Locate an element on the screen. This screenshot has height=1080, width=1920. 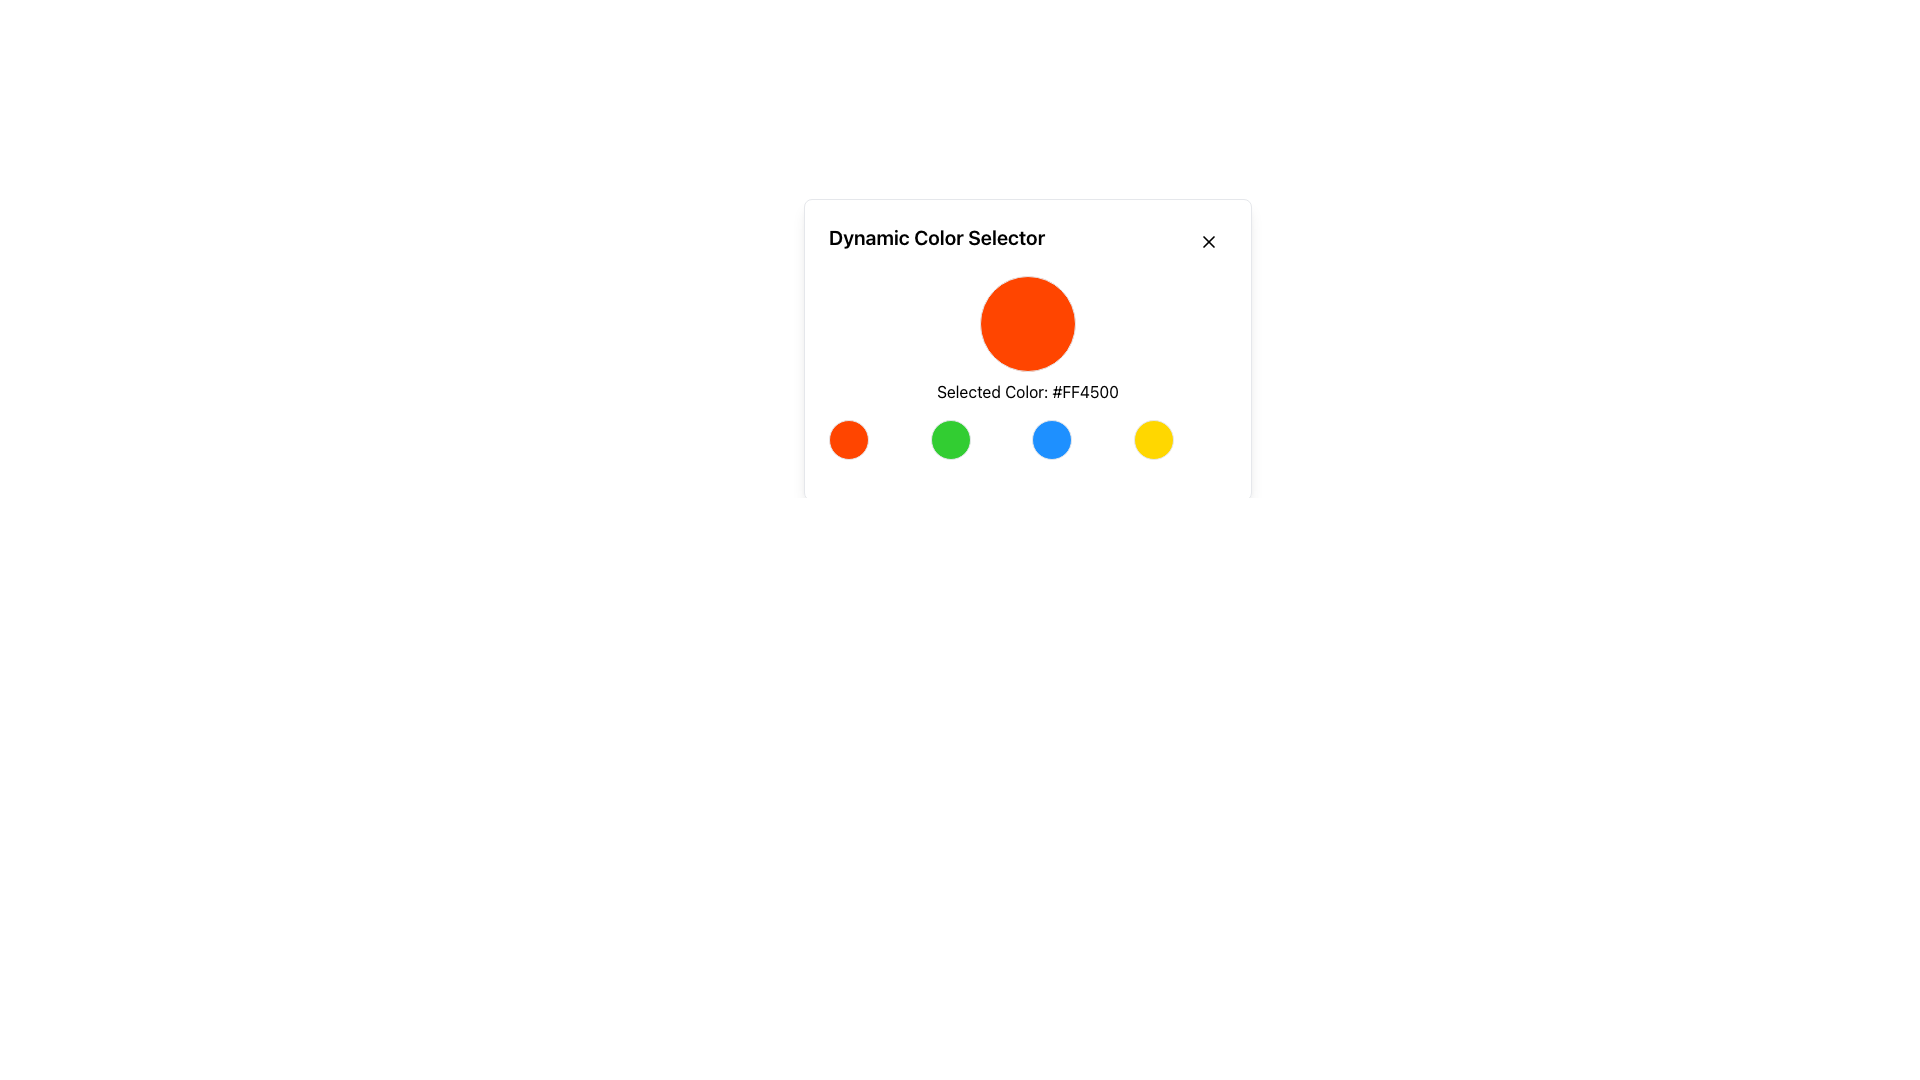
the text label that displays the currently selected color name and hexadecimal code, positioned below a large orange circular element and above a row of four smaller colored circles is located at coordinates (1027, 392).